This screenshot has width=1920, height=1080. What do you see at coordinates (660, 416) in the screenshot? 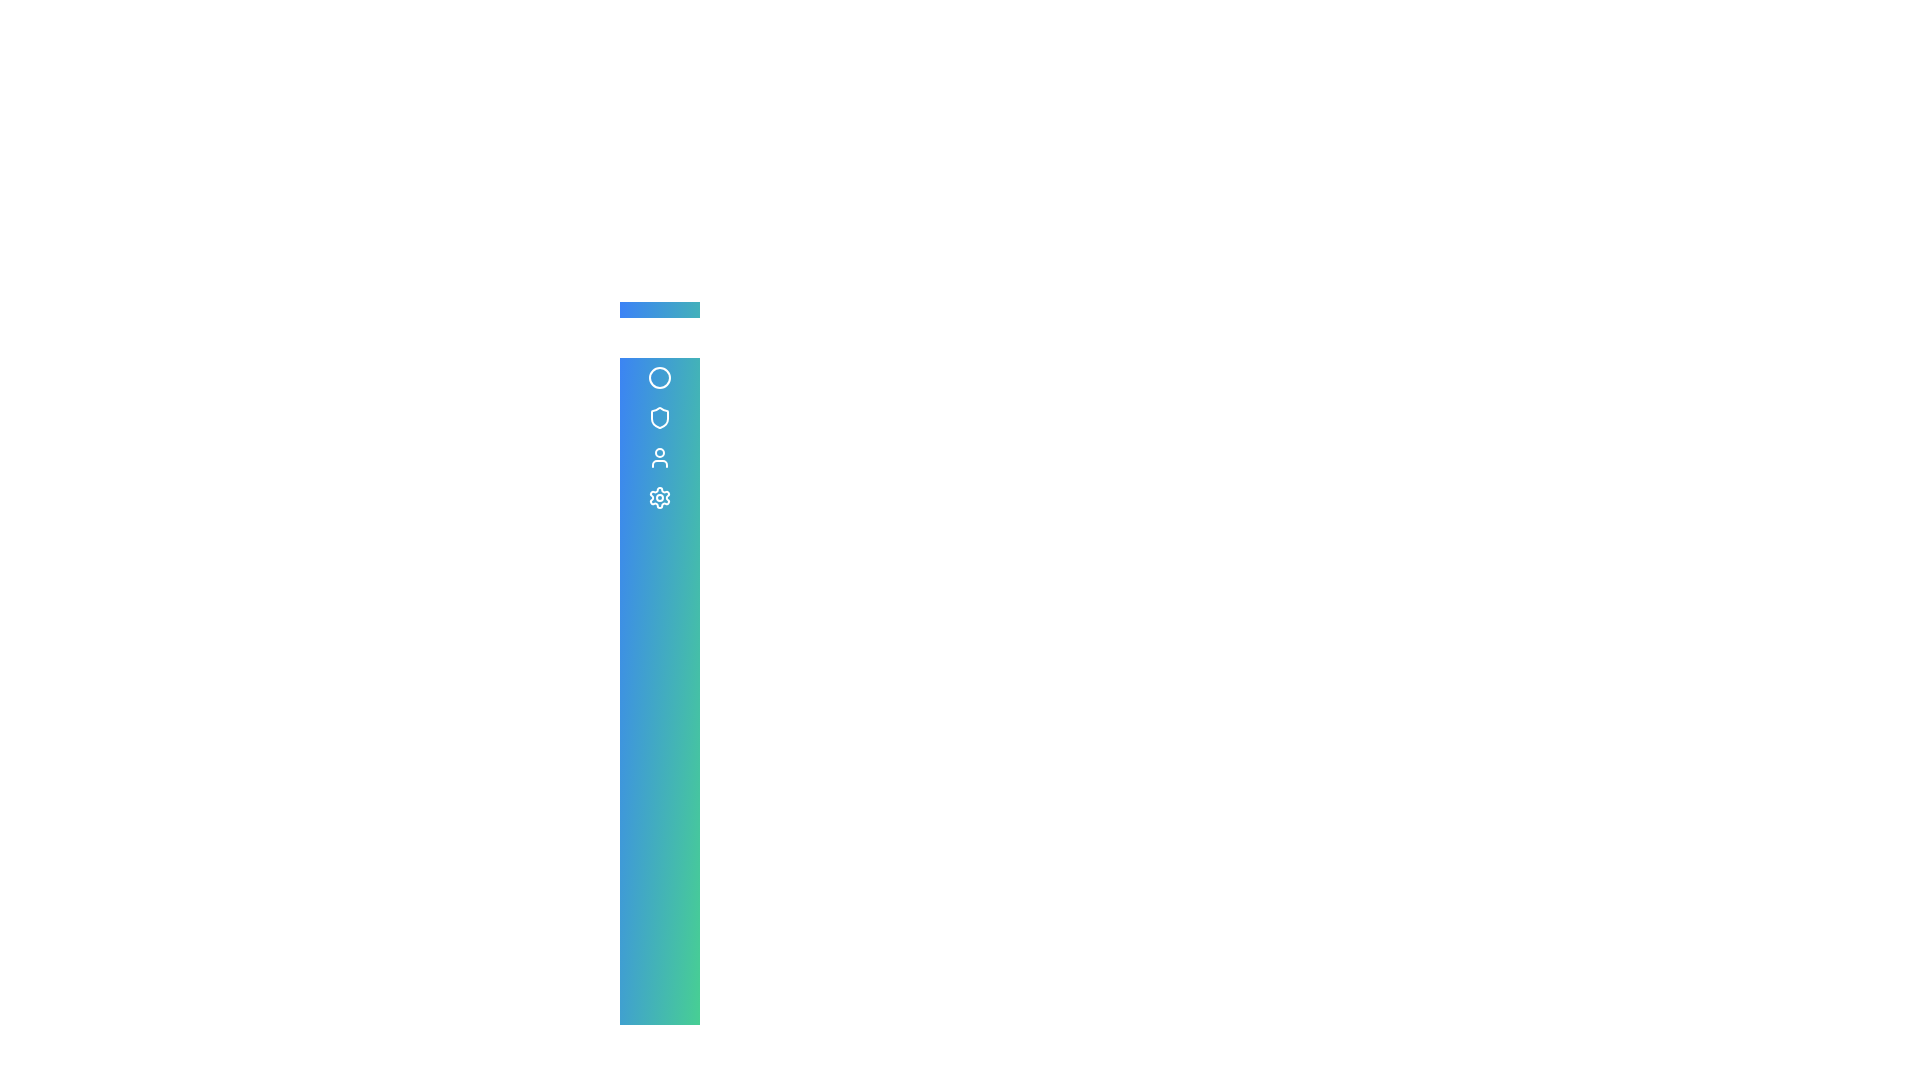
I see `the outlined shield icon` at bounding box center [660, 416].